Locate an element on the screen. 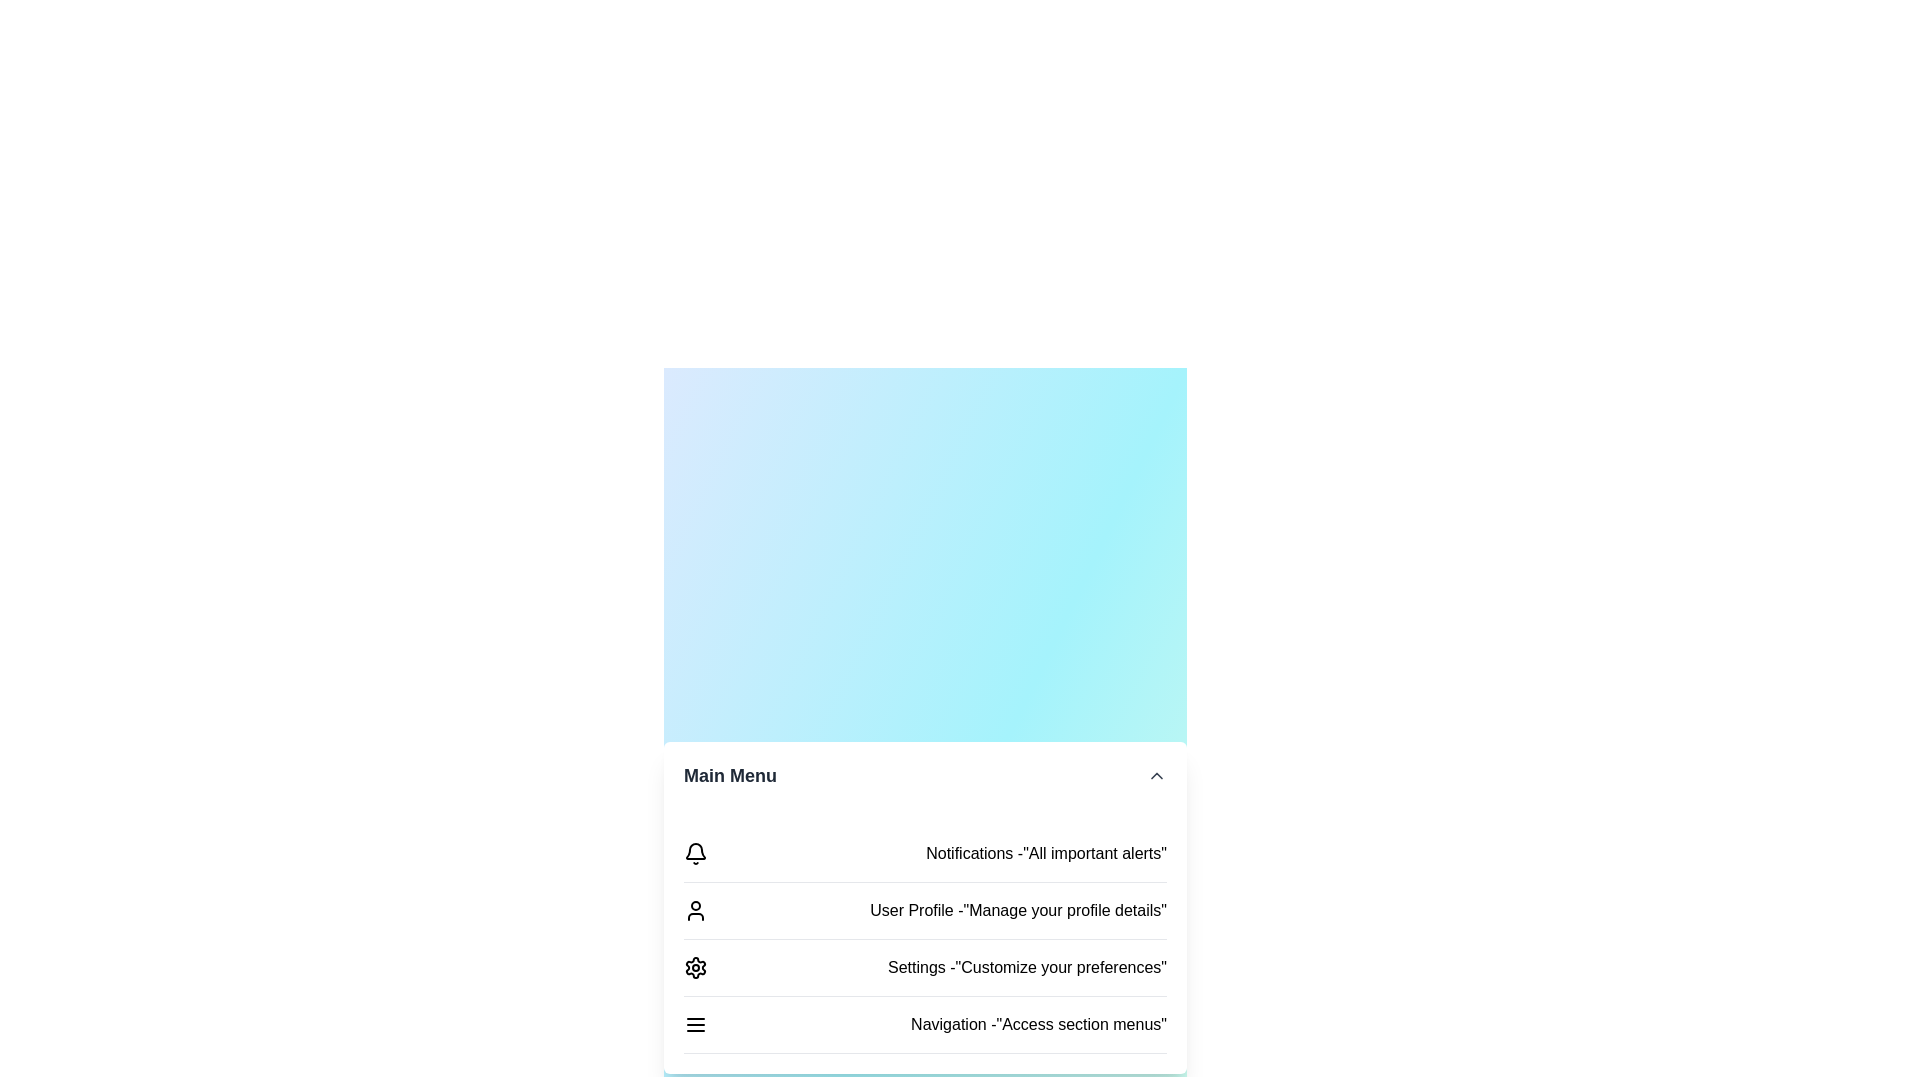  chevron button to toggle the menu visibility is located at coordinates (1156, 774).